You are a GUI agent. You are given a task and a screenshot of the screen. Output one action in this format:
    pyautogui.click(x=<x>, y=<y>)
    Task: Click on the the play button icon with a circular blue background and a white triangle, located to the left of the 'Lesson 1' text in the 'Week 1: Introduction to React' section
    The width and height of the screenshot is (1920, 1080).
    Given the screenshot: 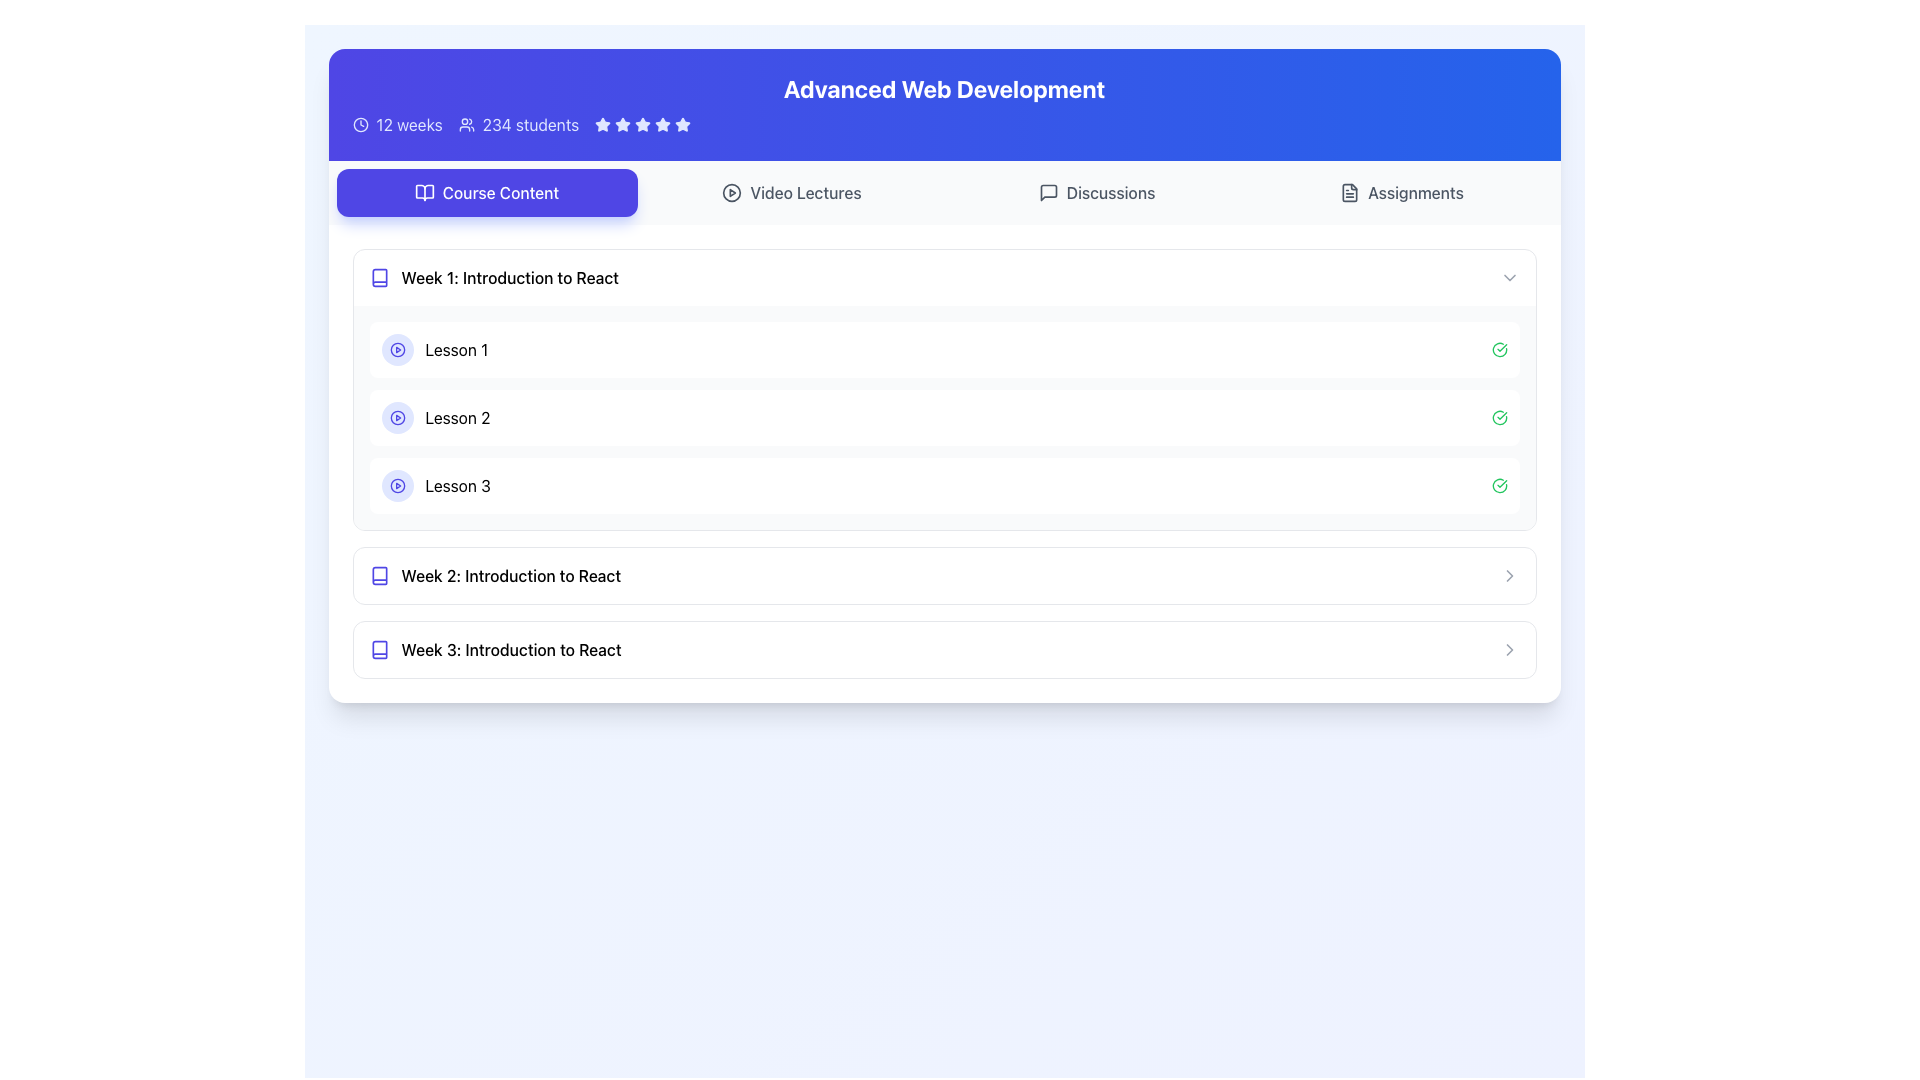 What is the action you would take?
    pyautogui.click(x=397, y=349)
    